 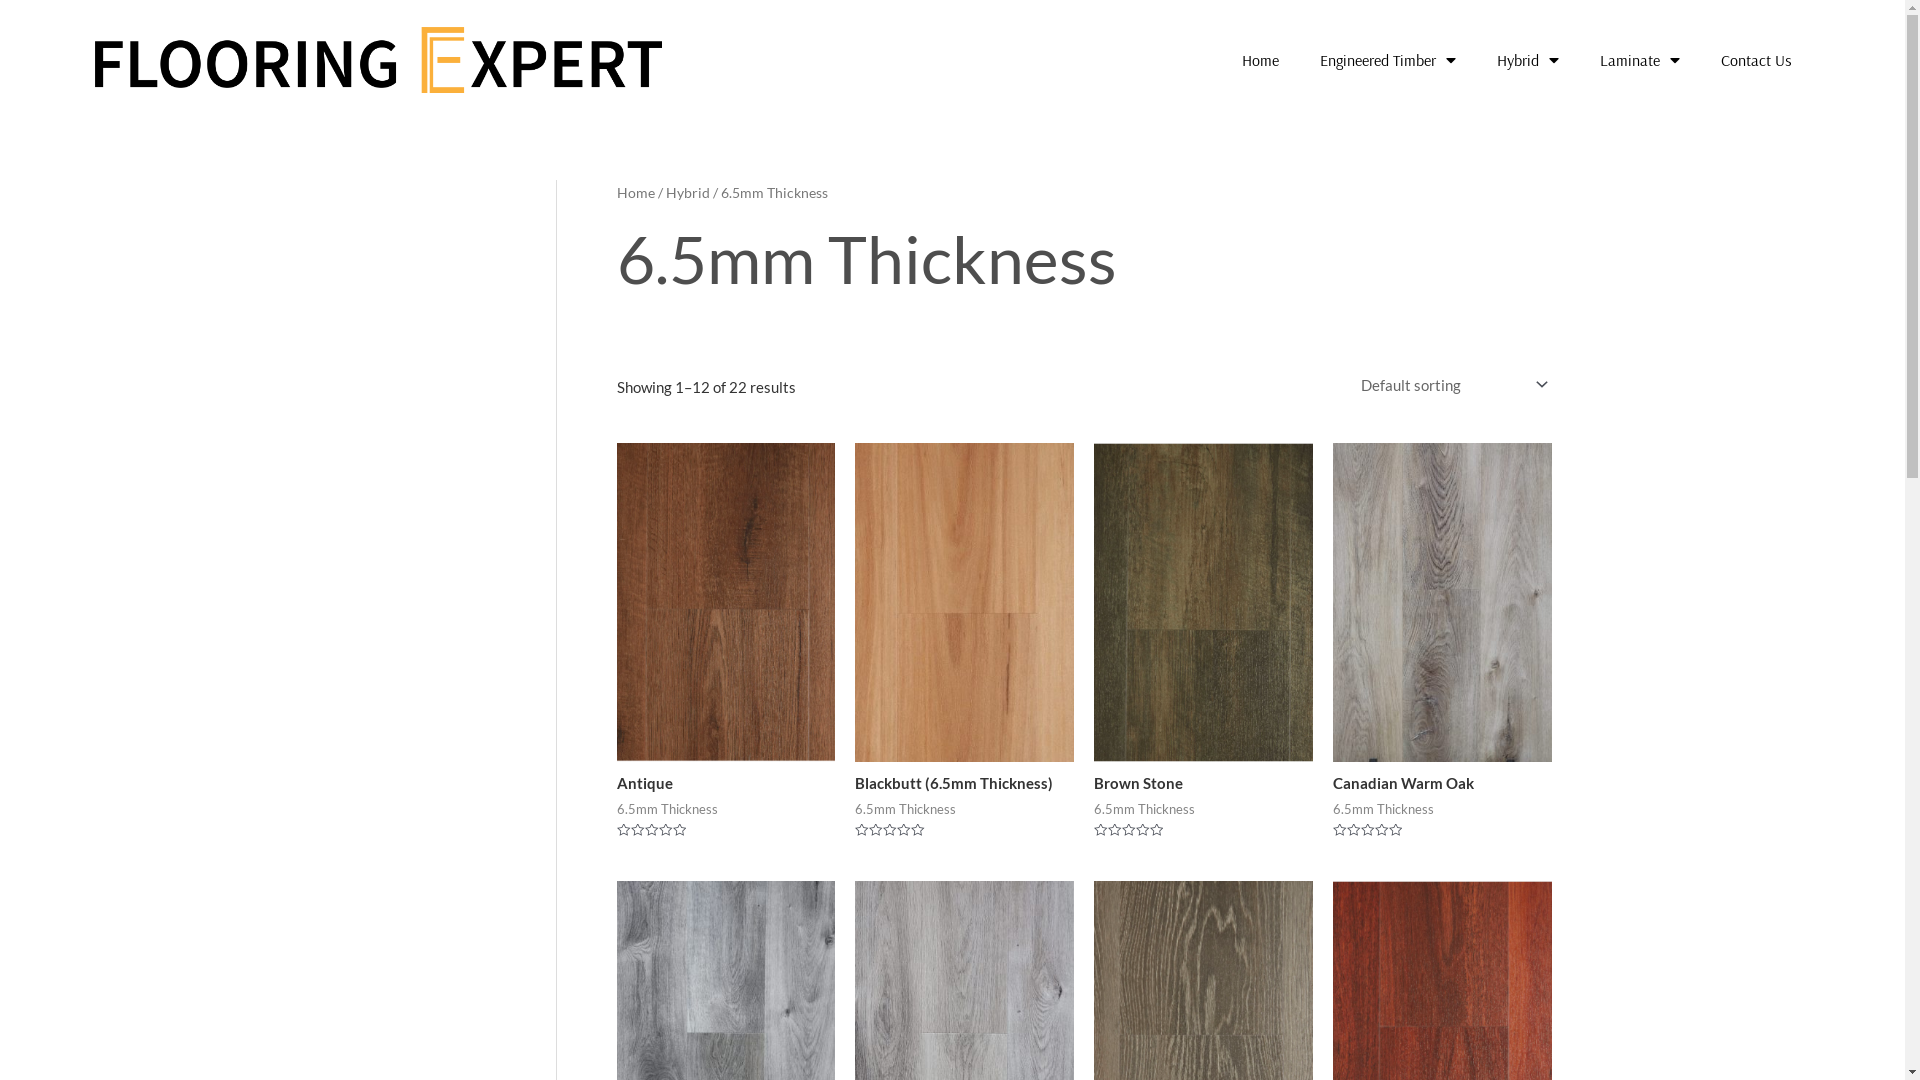 I want to click on 'Contact Us', so click(x=1755, y=59).